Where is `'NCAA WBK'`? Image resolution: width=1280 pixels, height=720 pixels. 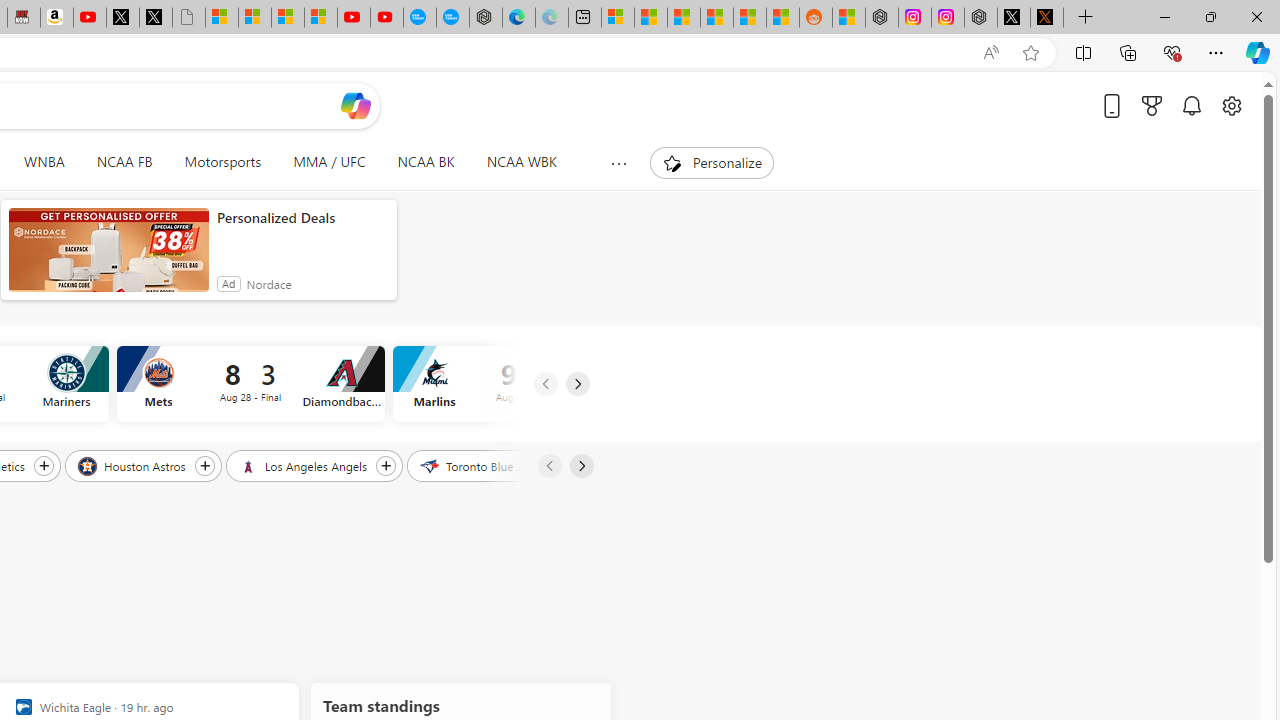 'NCAA WBK' is located at coordinates (521, 162).